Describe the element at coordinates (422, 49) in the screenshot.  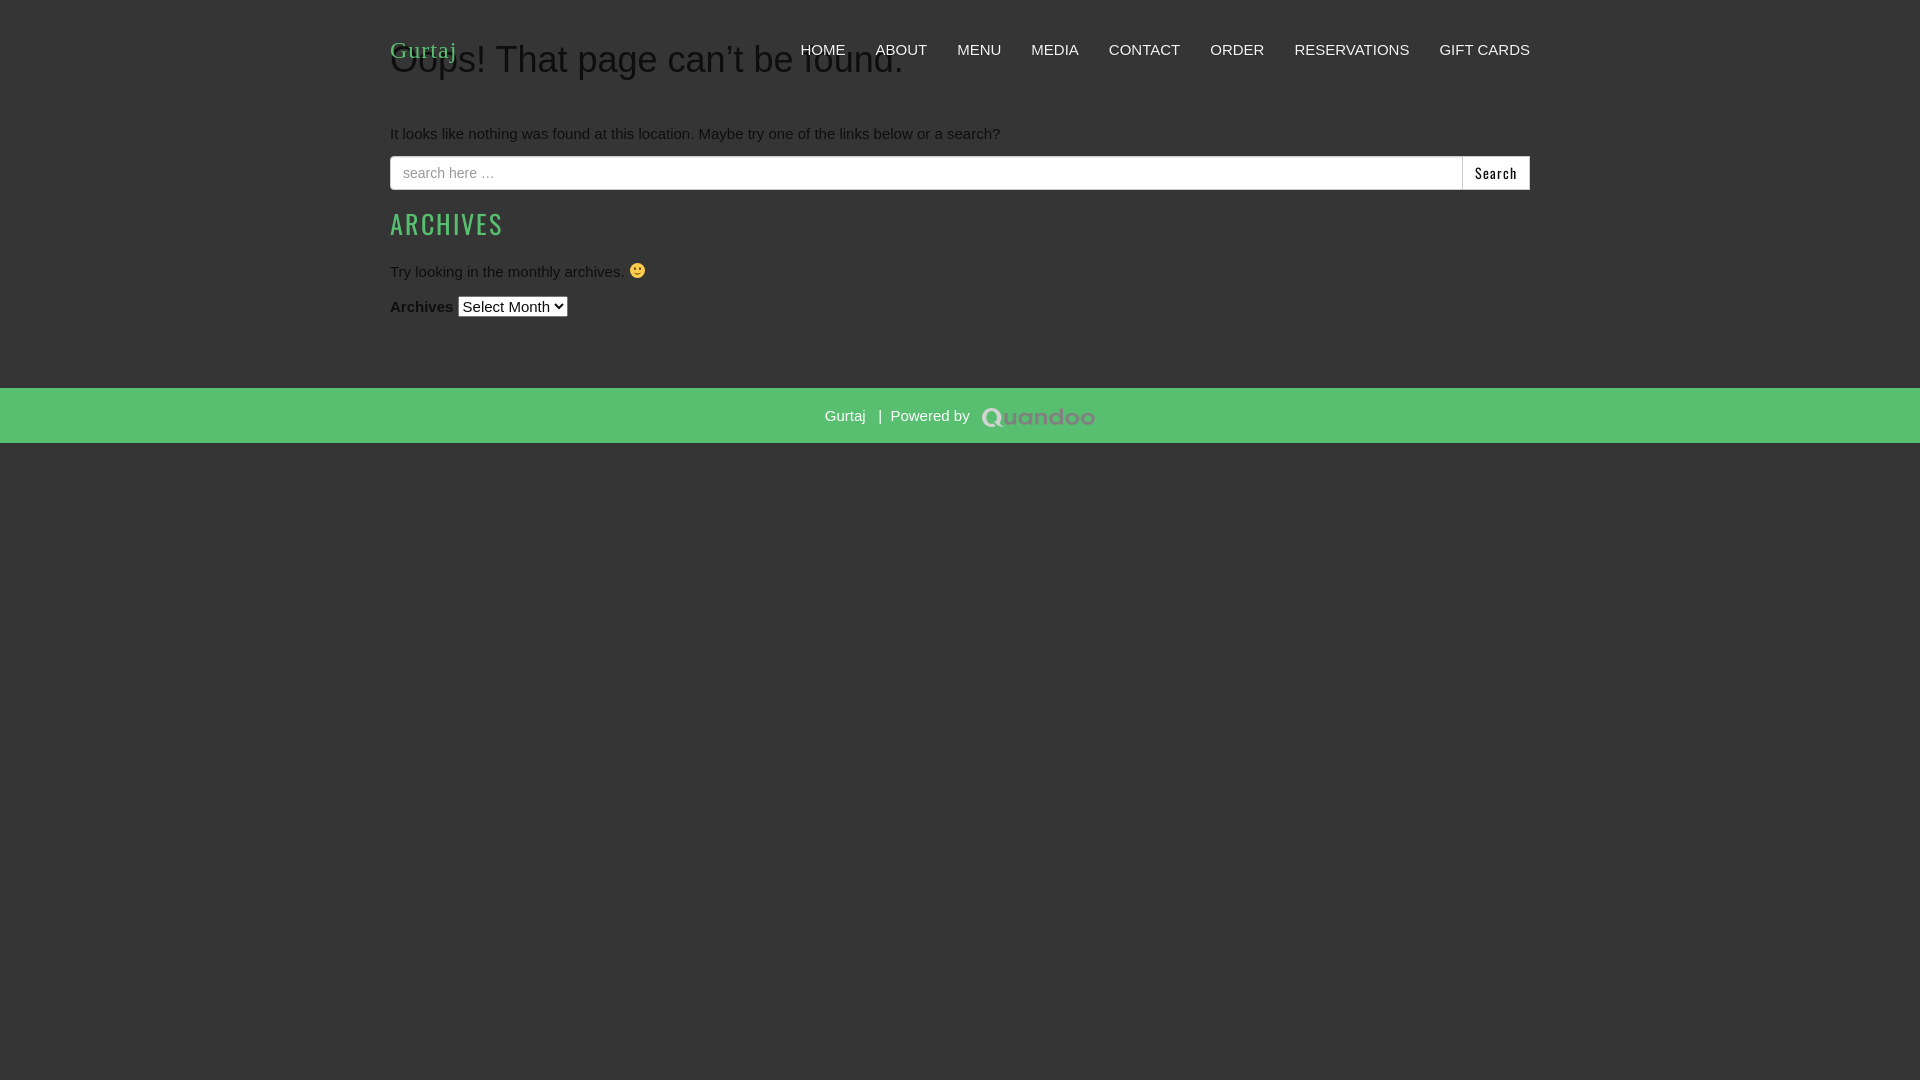
I see `'Gurtaj'` at that location.